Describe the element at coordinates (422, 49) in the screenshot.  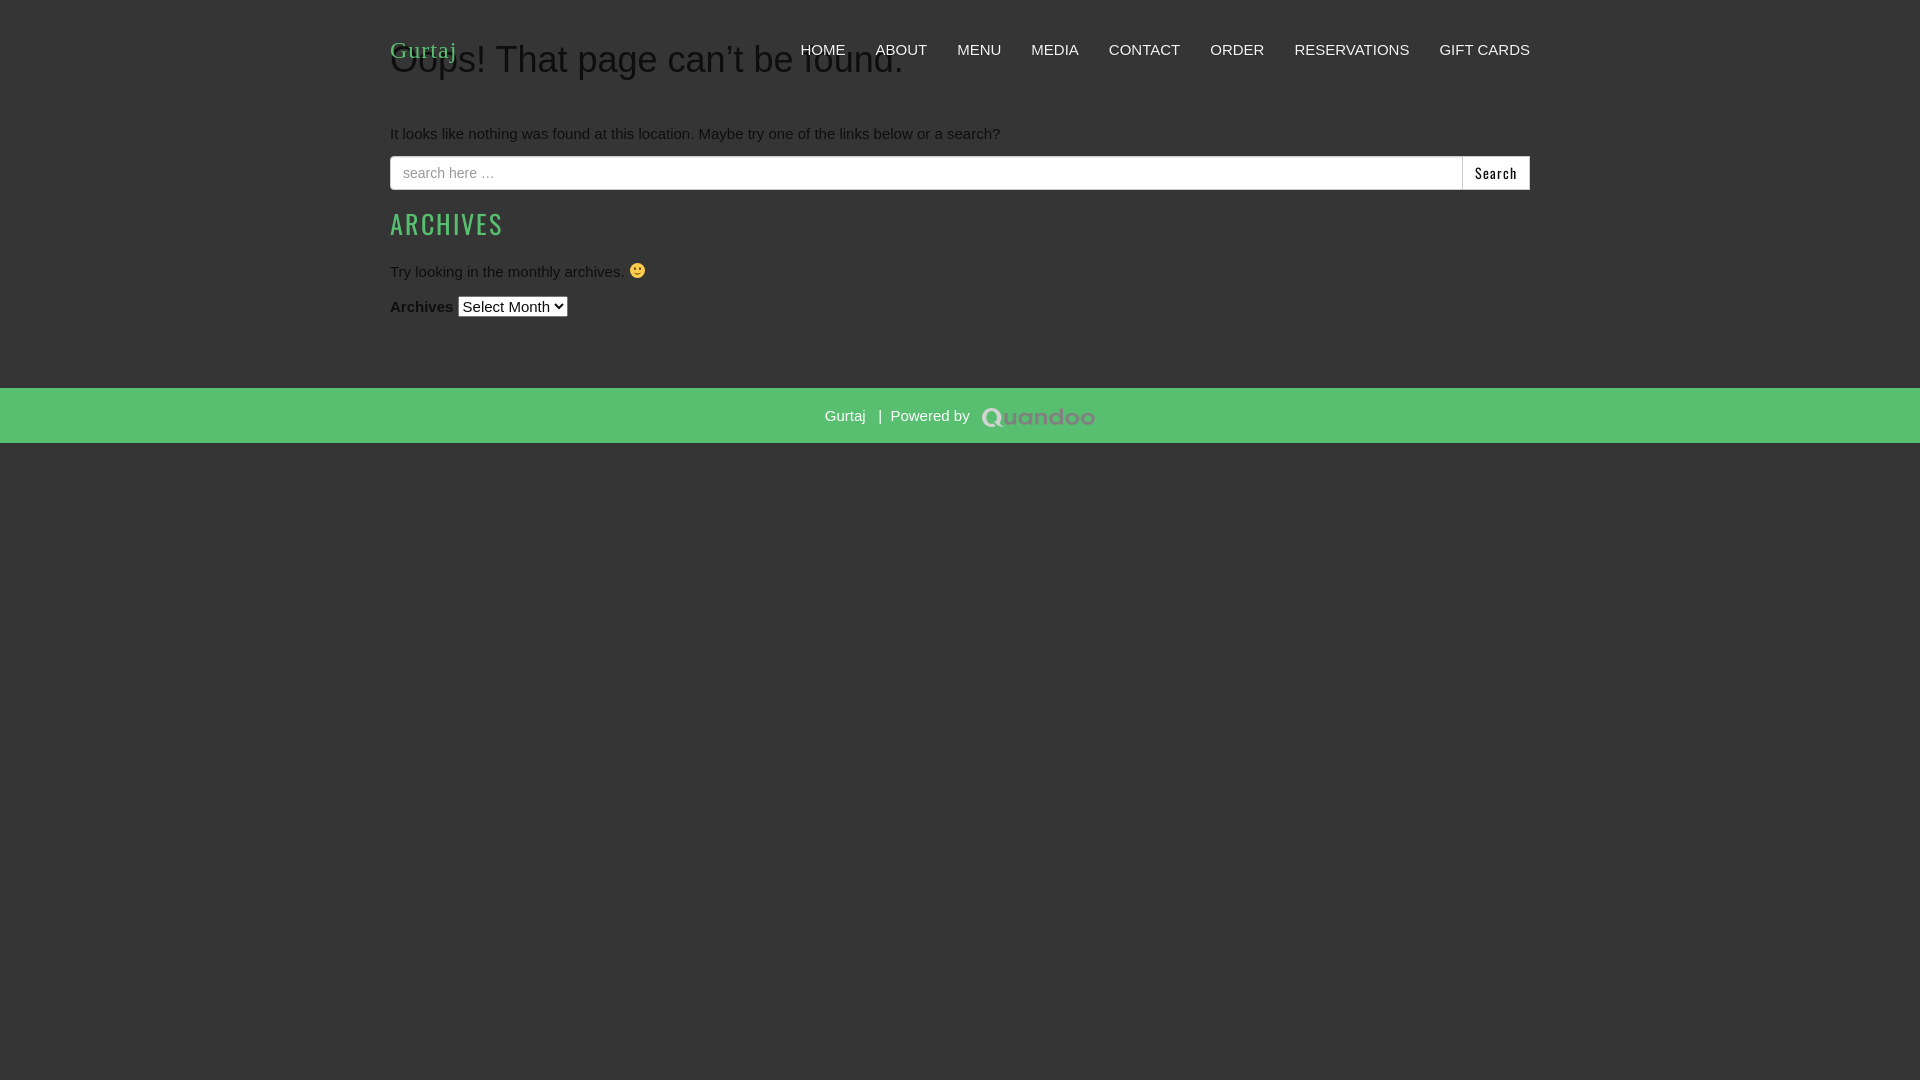
I see `'Gurtaj'` at that location.